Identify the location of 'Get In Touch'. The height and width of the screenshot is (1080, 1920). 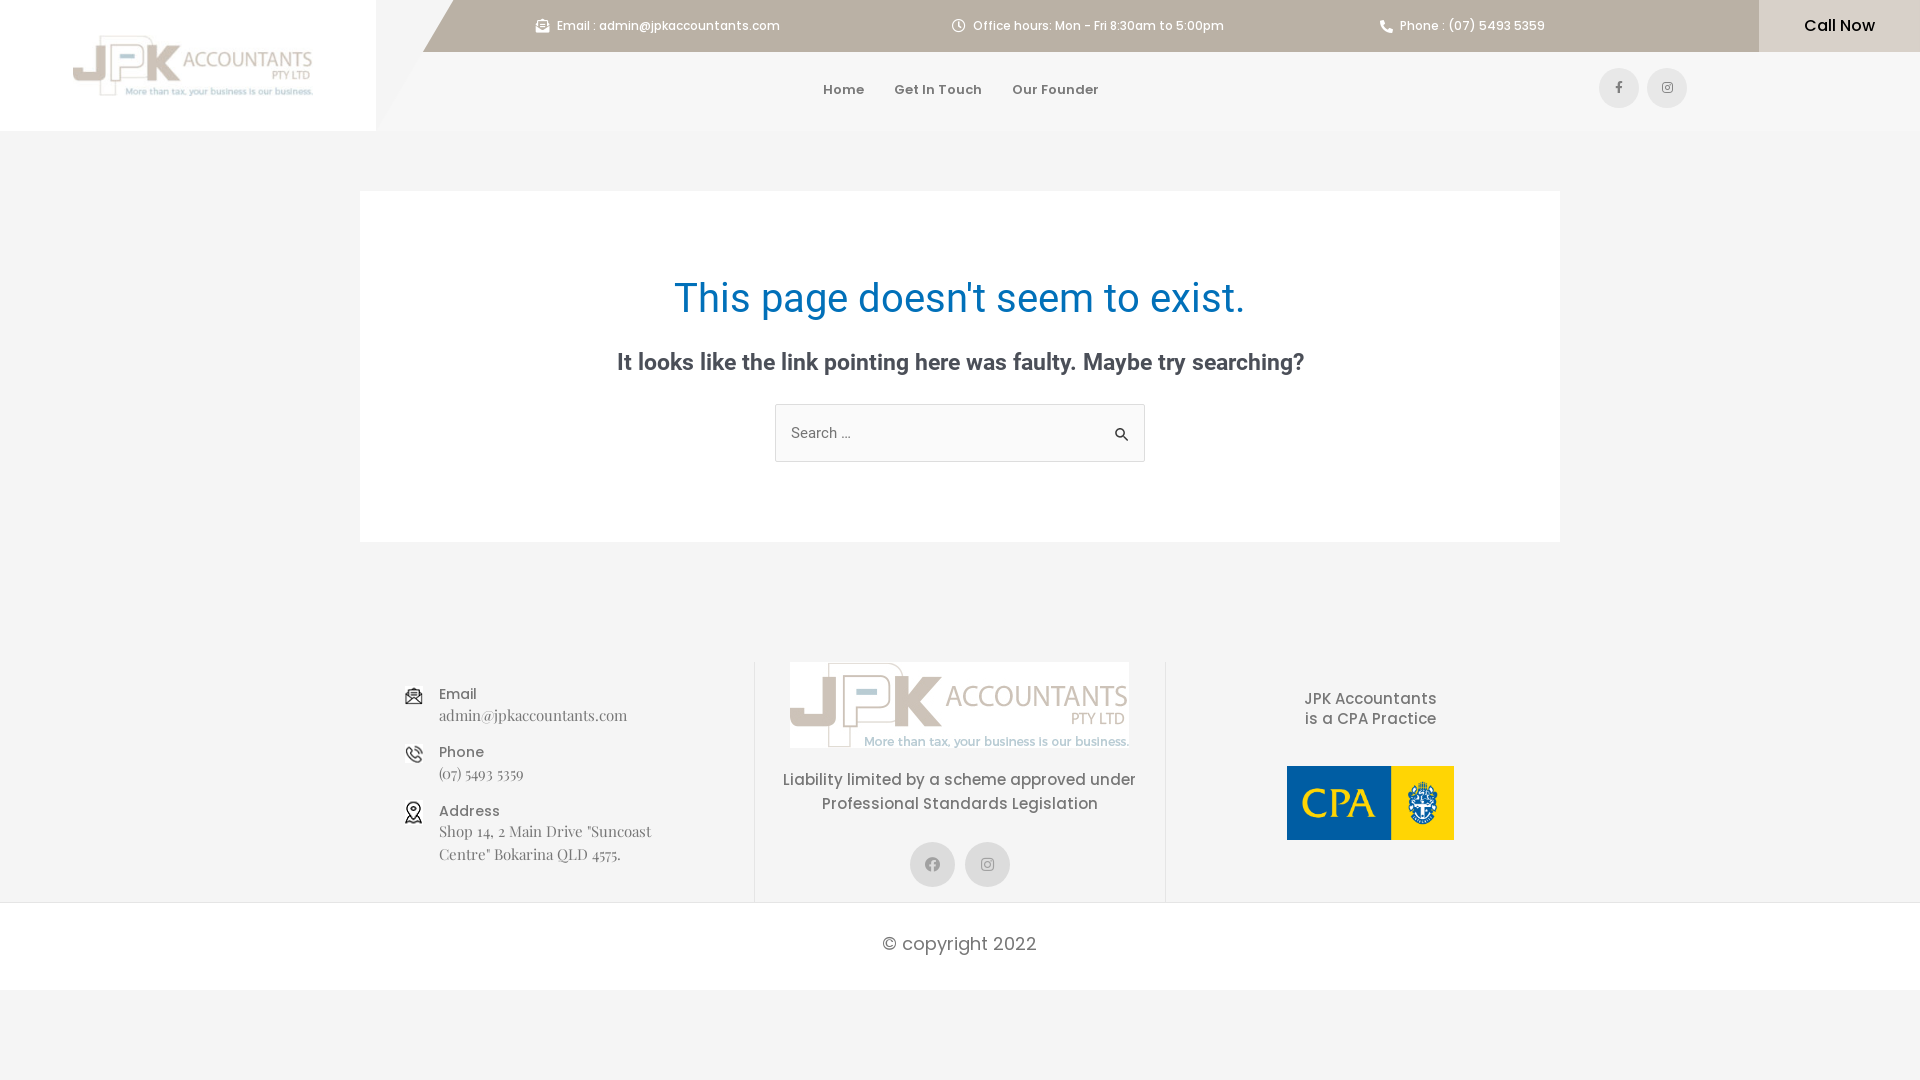
(936, 88).